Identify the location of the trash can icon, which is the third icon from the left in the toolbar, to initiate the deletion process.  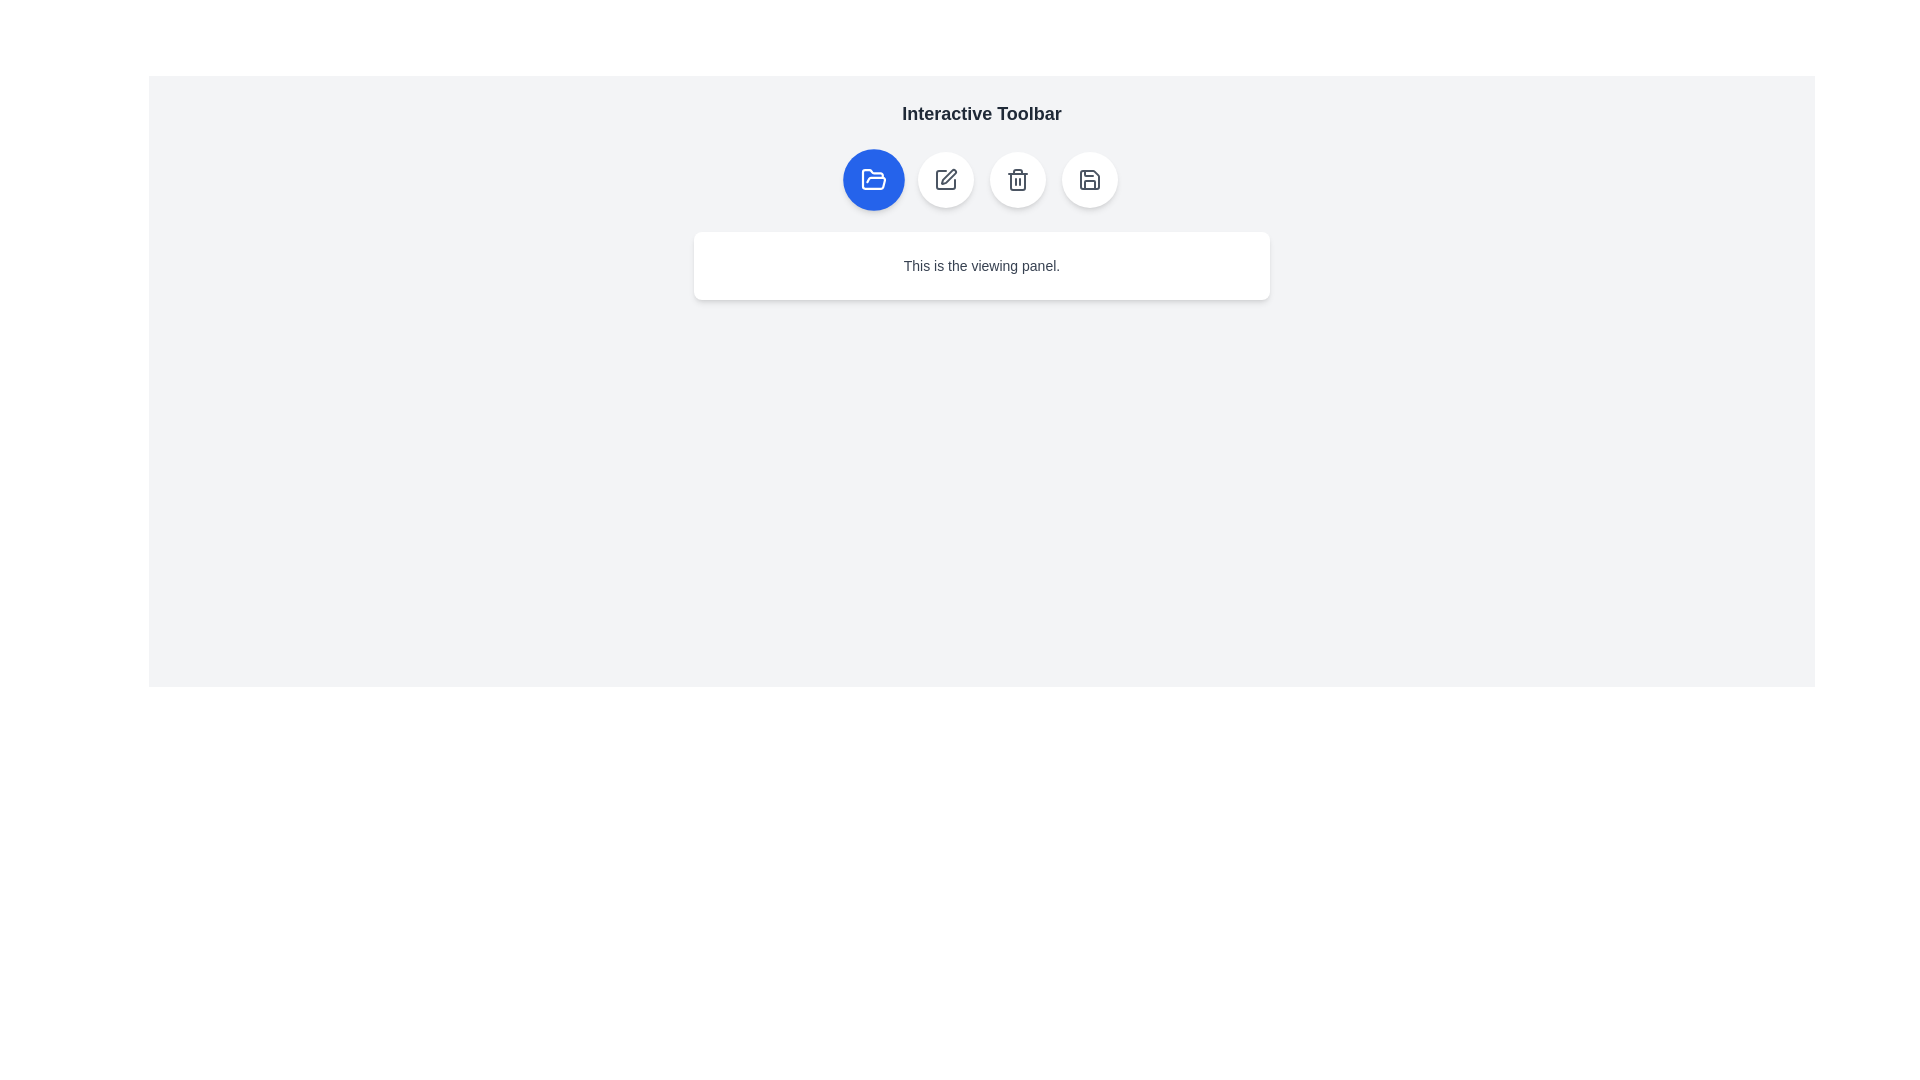
(1017, 180).